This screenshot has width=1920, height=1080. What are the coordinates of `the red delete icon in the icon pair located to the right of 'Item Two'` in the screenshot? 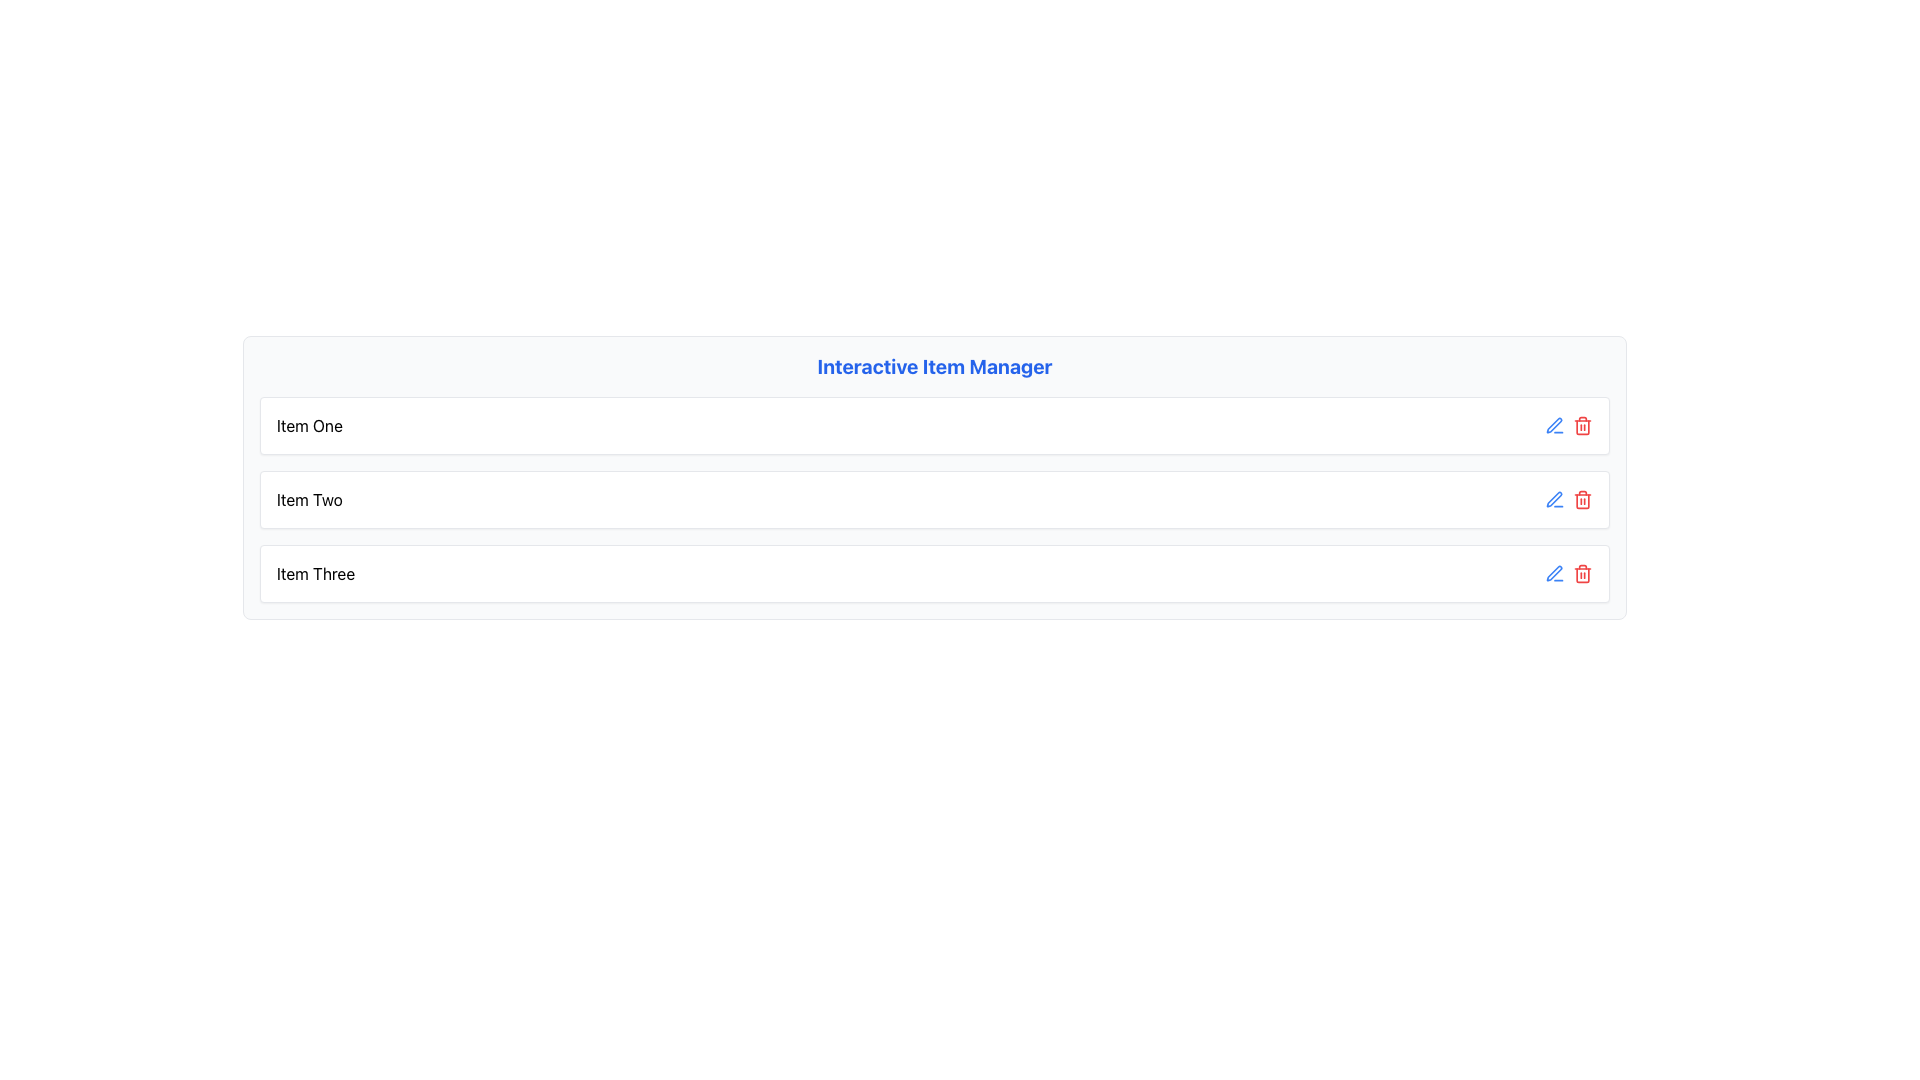 It's located at (1568, 499).